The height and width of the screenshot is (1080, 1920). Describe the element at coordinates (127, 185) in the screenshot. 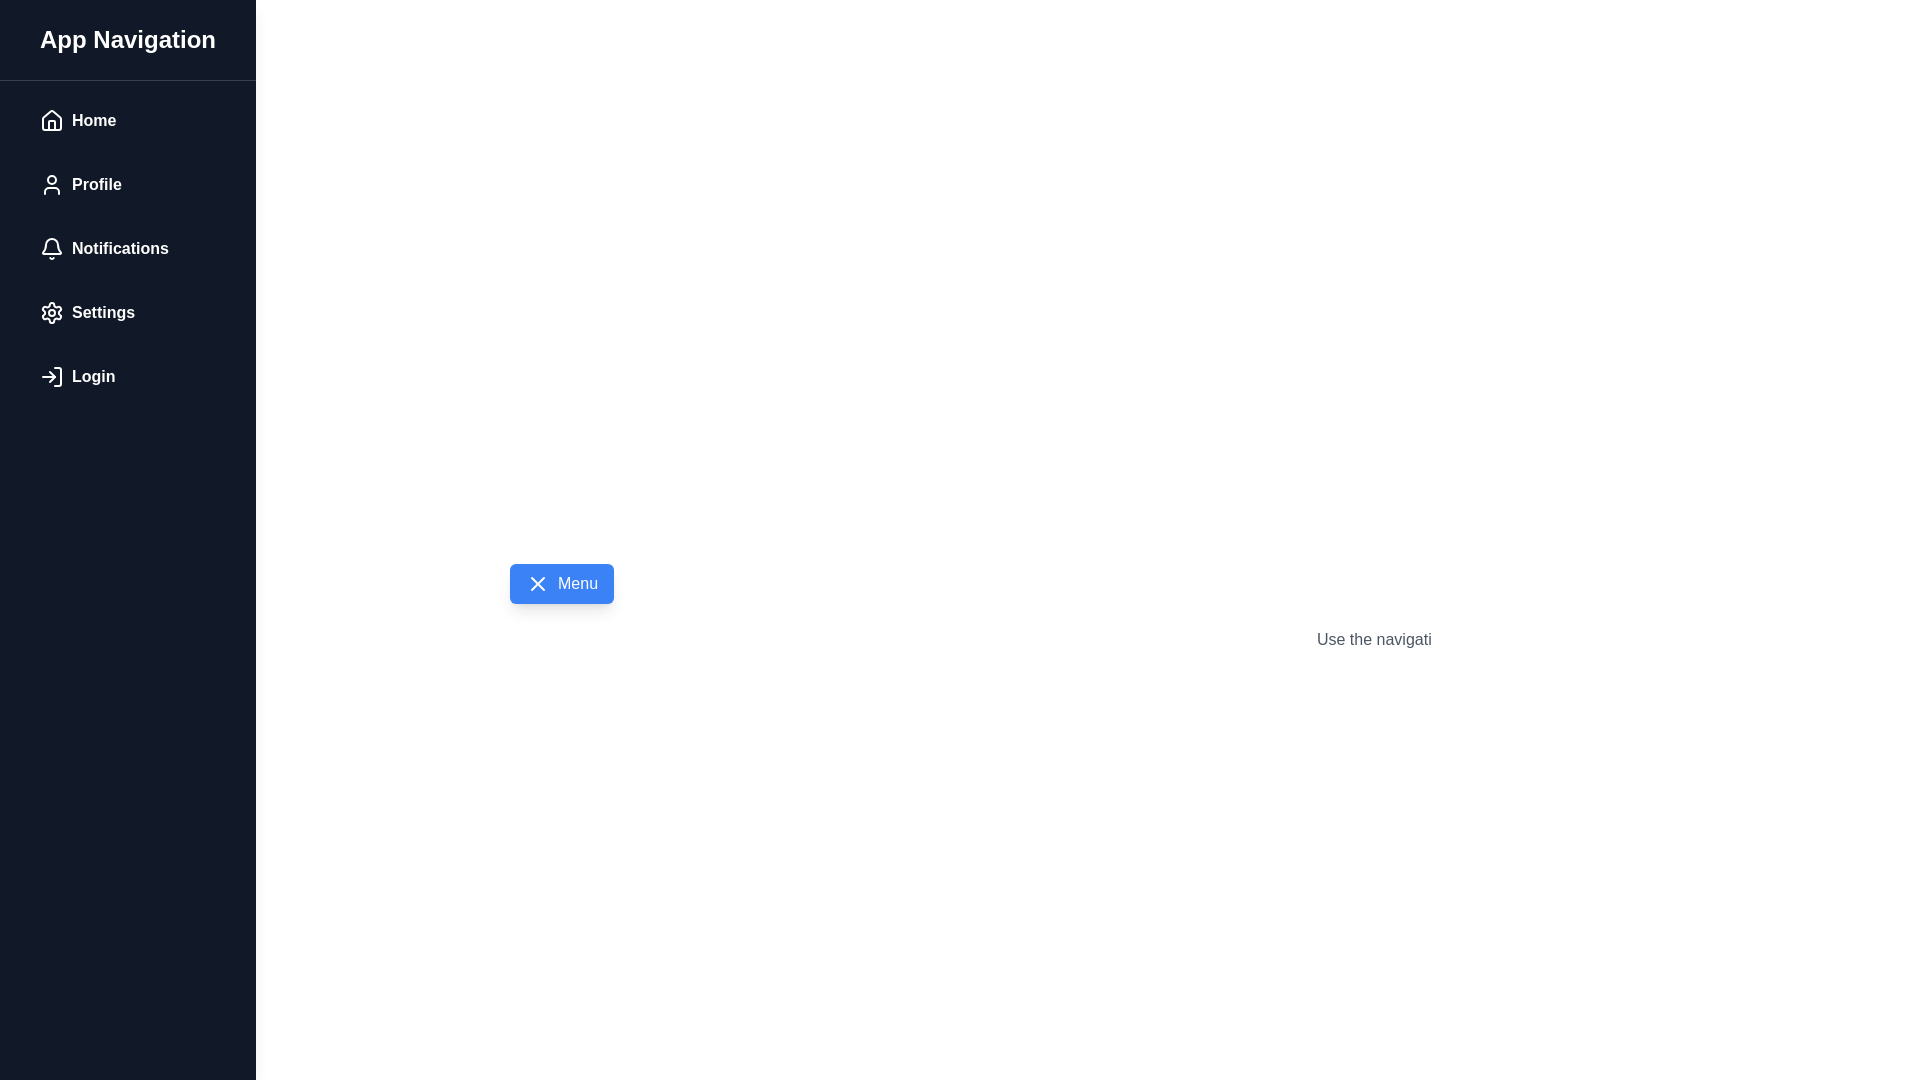

I see `the 'Profile' navigation link in the vertical menu` at that location.